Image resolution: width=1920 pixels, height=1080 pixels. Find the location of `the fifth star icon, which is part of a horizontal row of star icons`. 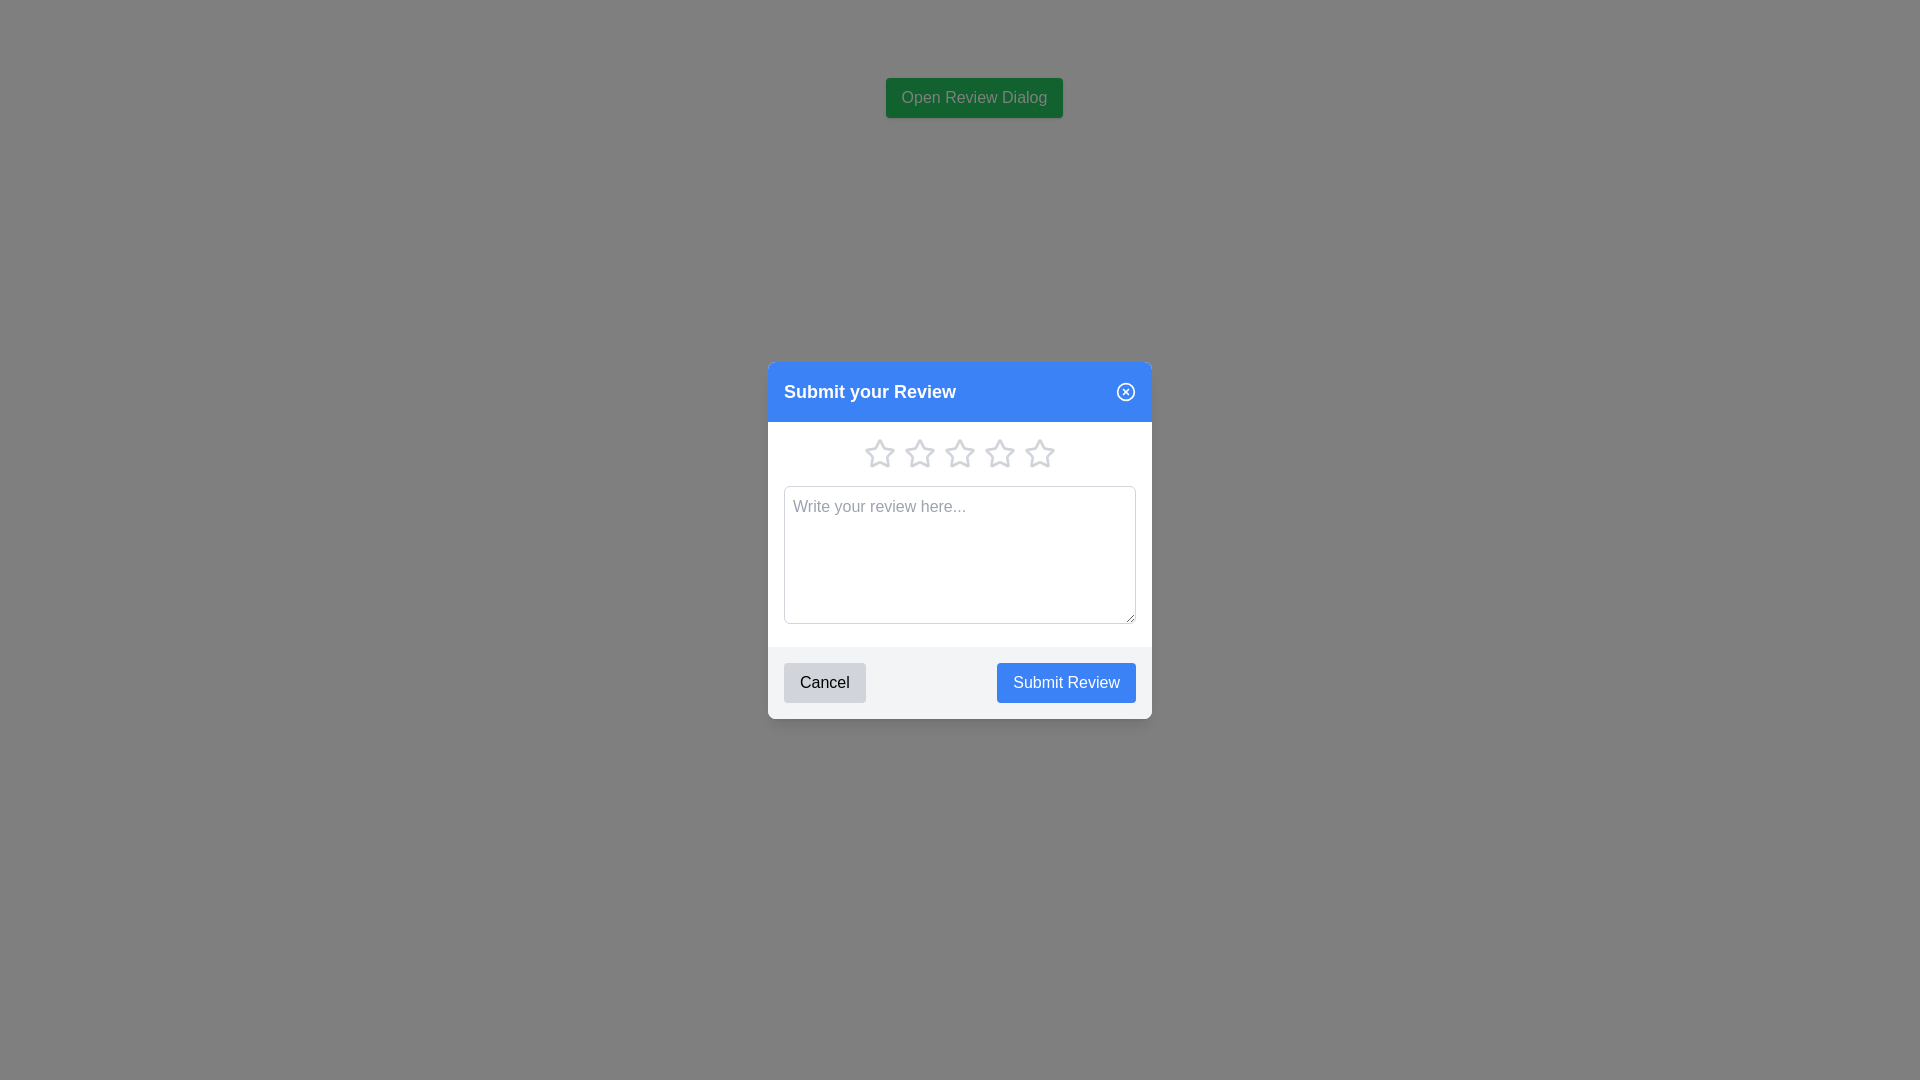

the fifth star icon, which is part of a horizontal row of star icons is located at coordinates (1040, 453).